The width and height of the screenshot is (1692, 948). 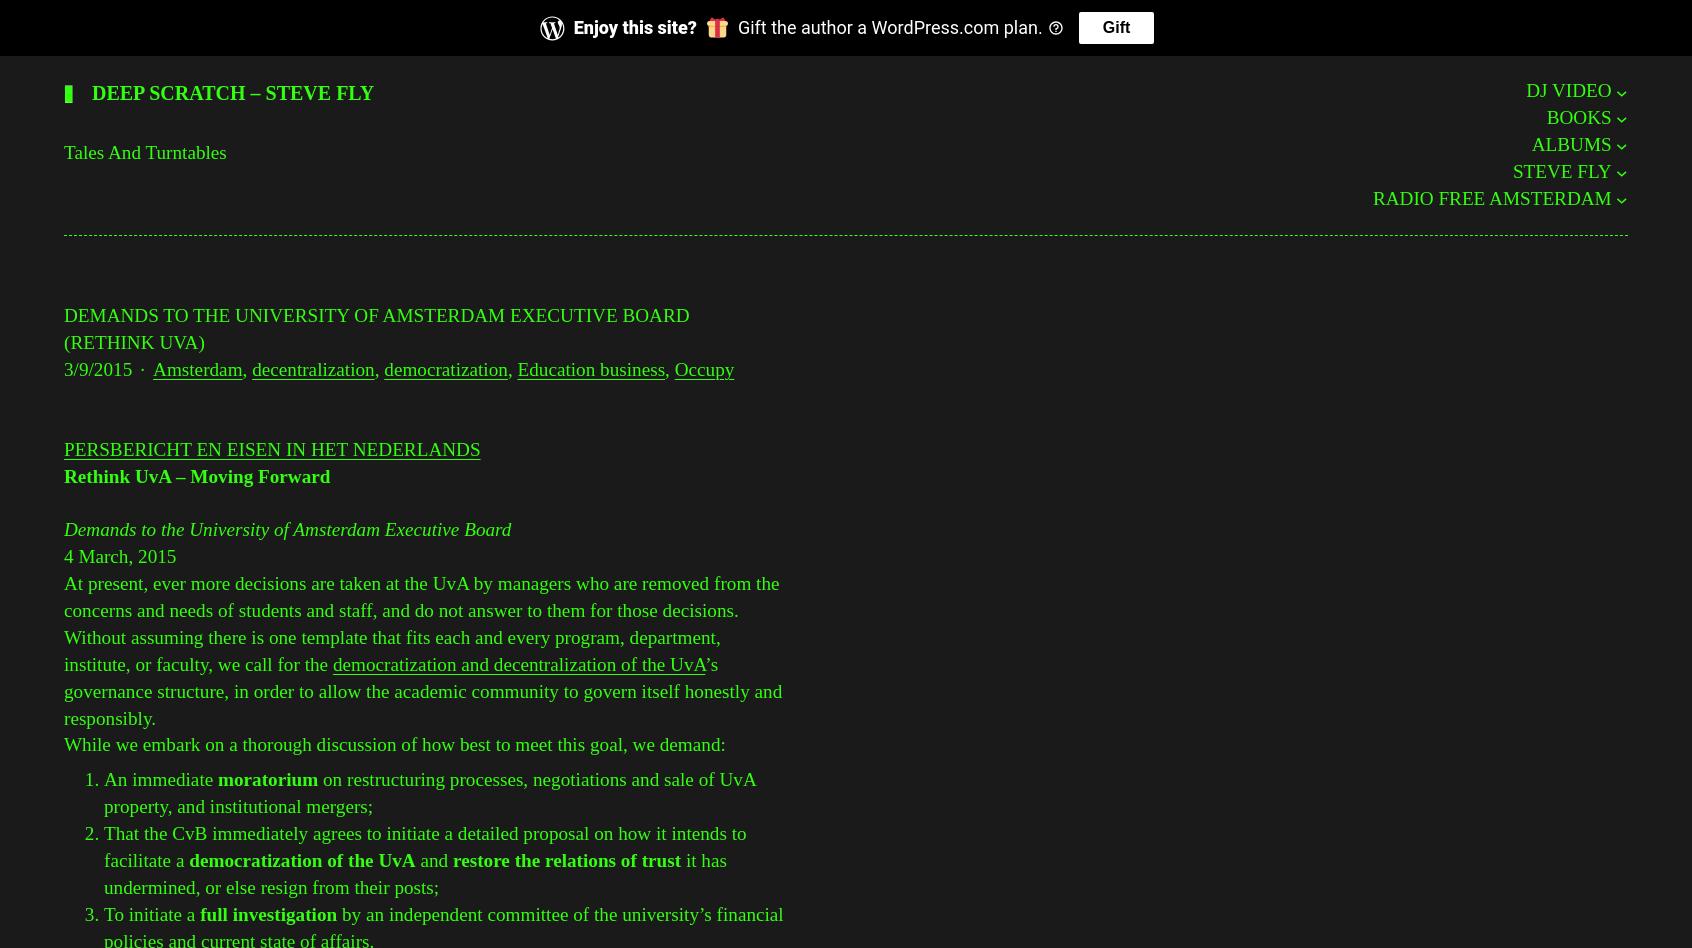 I want to click on 'BOOKS', so click(x=1577, y=117).